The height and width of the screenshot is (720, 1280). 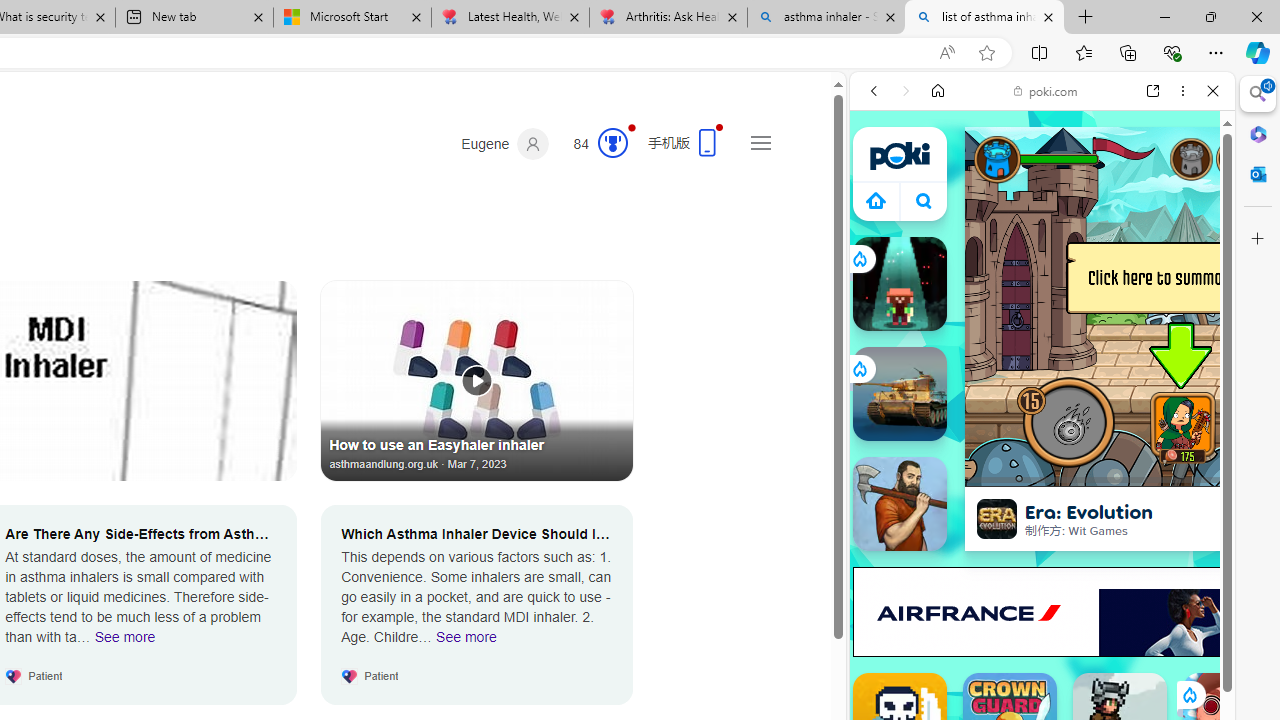 What do you see at coordinates (611, 141) in the screenshot?
I see `'AutomationID: serp_medal_svg'` at bounding box center [611, 141].